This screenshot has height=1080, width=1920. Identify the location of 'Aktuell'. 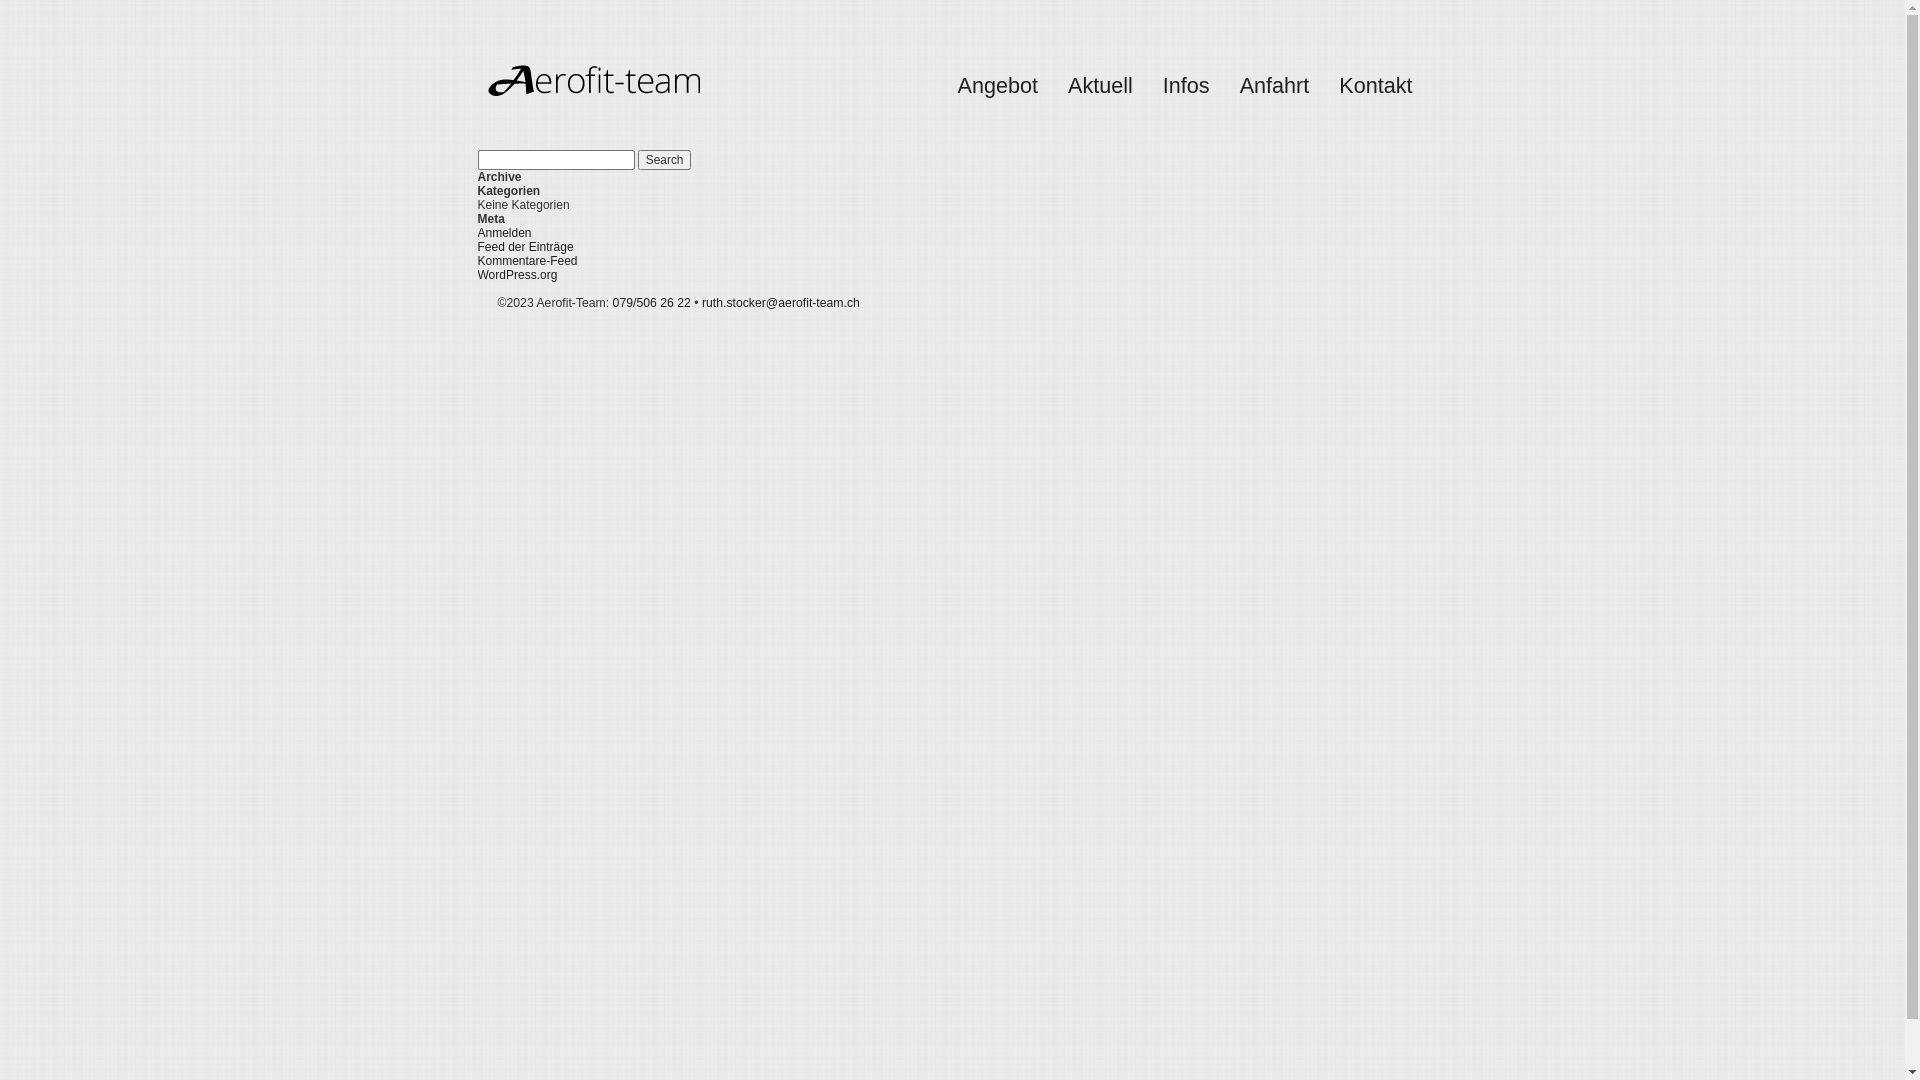
(1099, 84).